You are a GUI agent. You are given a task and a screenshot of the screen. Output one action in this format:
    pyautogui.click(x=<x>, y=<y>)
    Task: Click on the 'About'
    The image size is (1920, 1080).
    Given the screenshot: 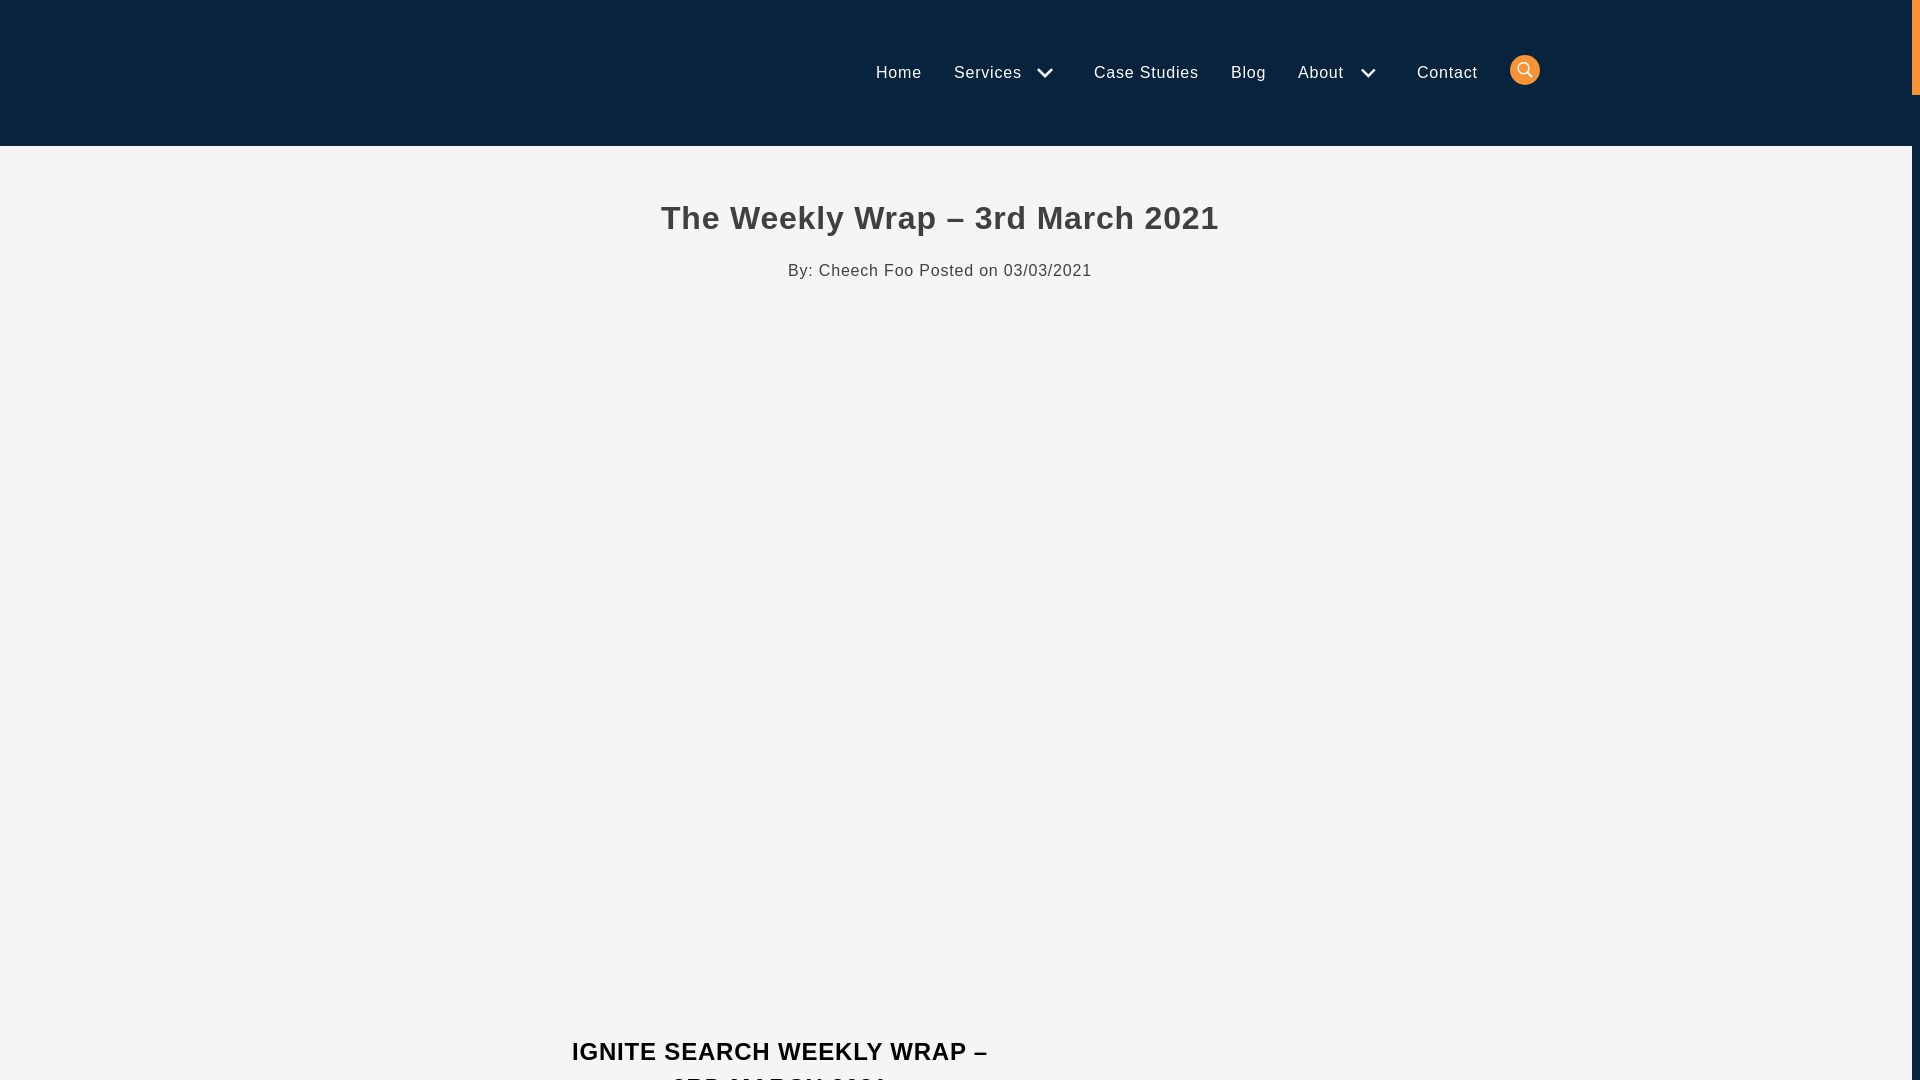 What is the action you would take?
    pyautogui.click(x=1325, y=72)
    